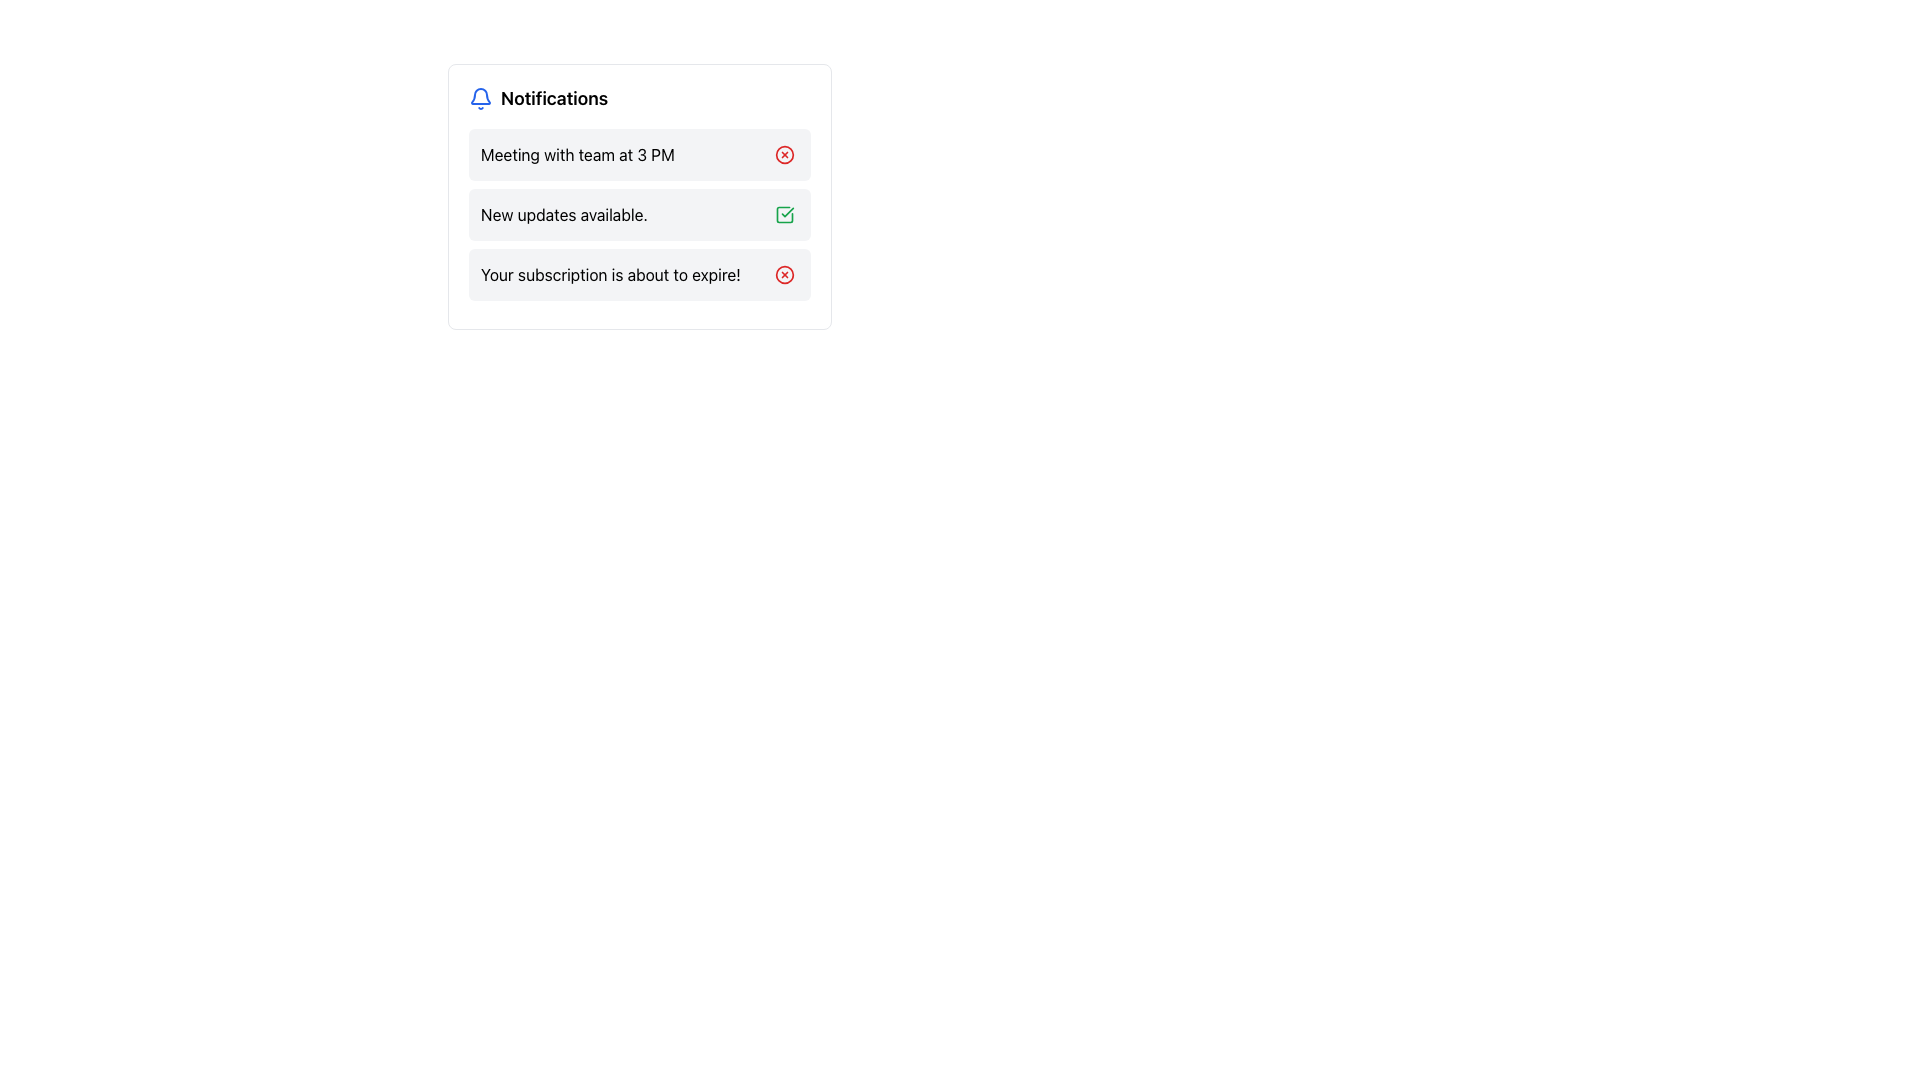 The height and width of the screenshot is (1080, 1920). What do you see at coordinates (784, 274) in the screenshot?
I see `the dismiss button (SVG icon) located in the rightmost part of the notification row for 'Your subscription is about to expire!'` at bounding box center [784, 274].